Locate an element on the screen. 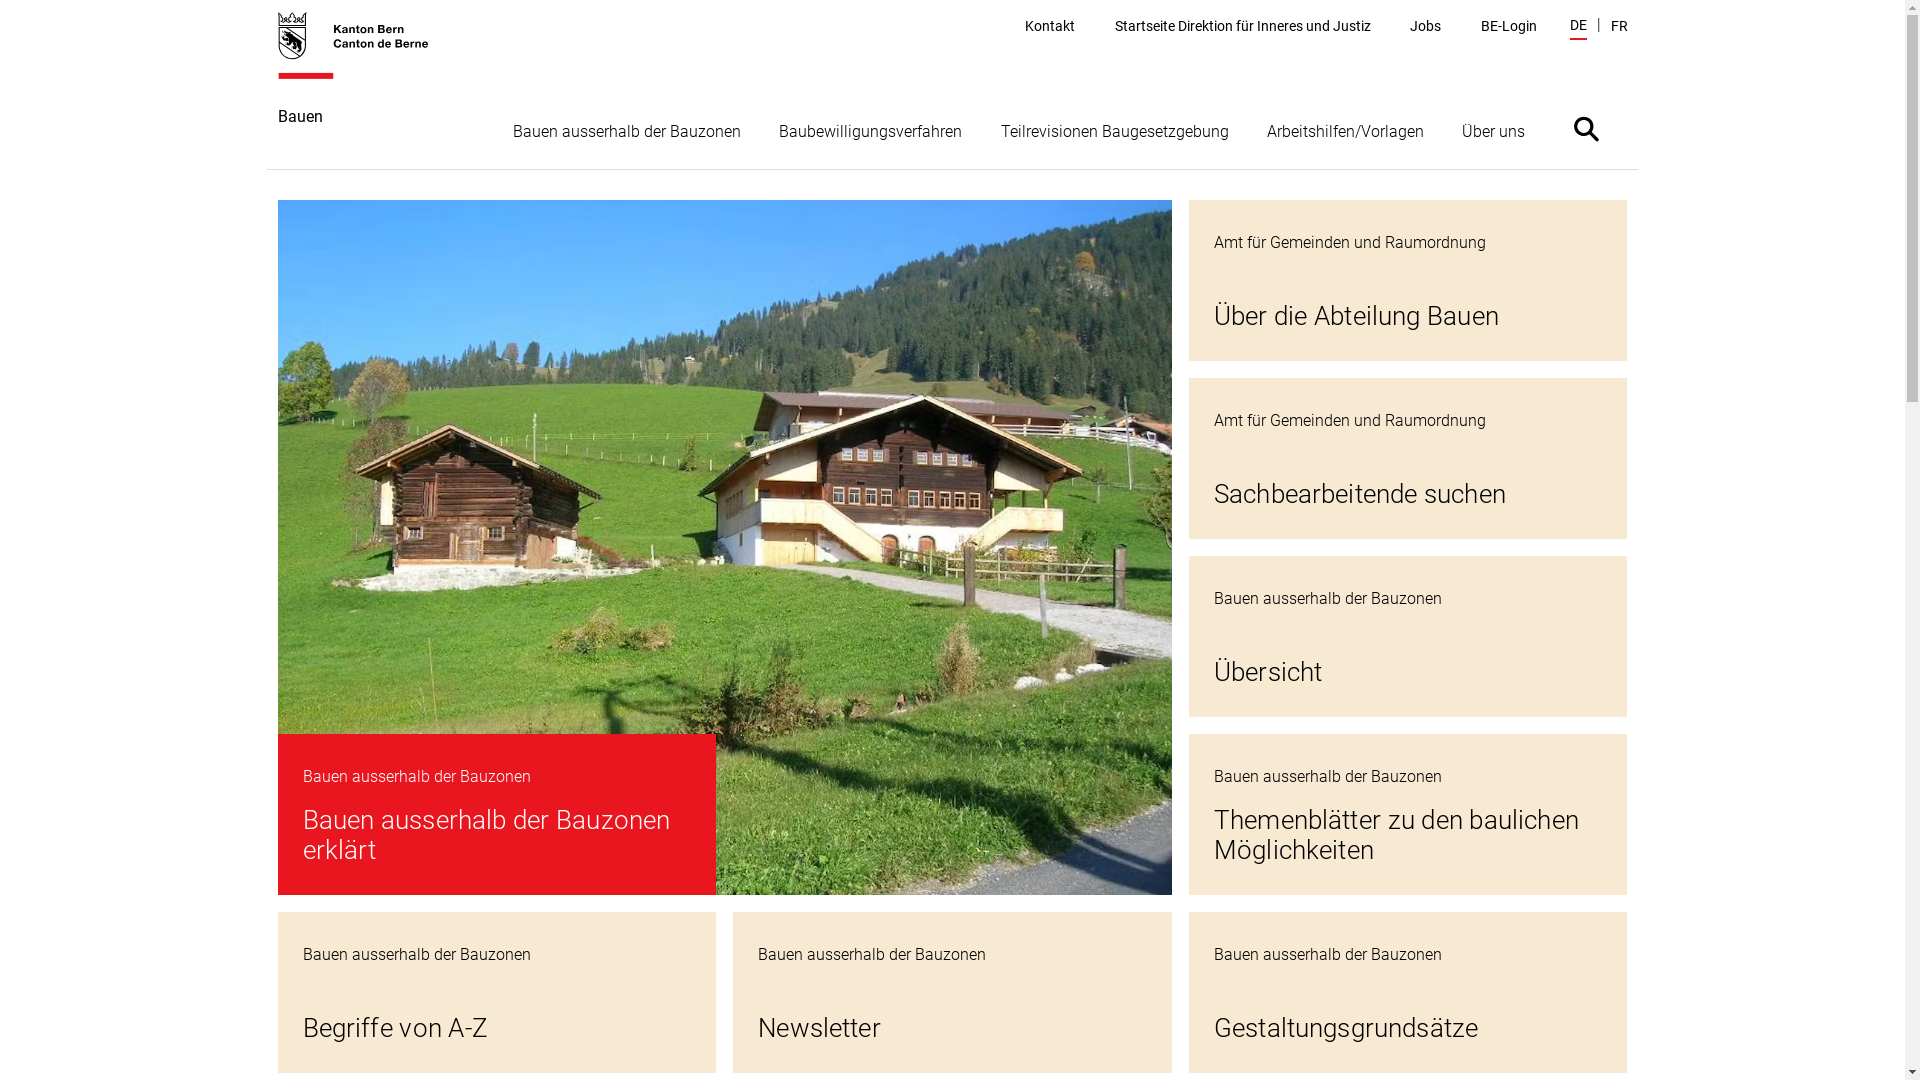 The image size is (1920, 1080). 'Arbeitshilfen/Vorlagen' is located at coordinates (1247, 129).